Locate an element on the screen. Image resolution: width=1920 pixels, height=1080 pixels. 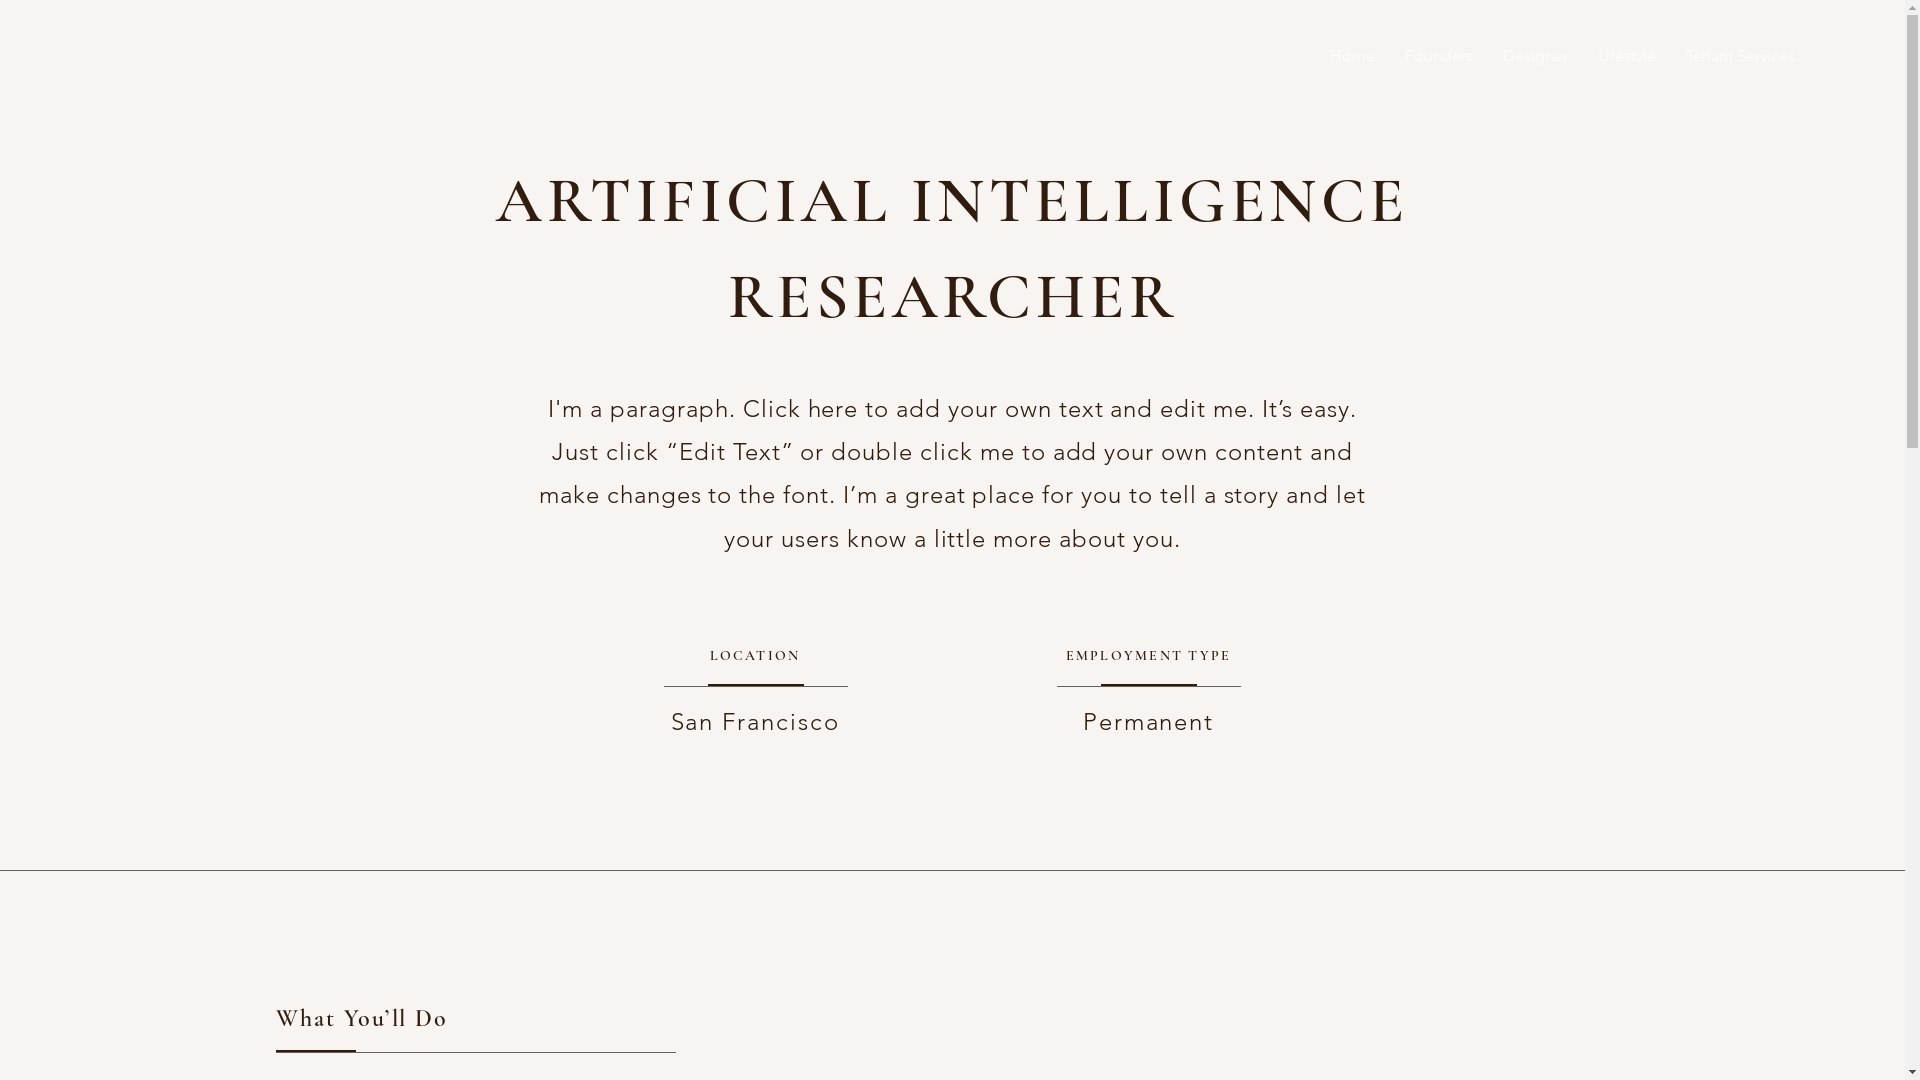
'Founders' is located at coordinates (1438, 55).